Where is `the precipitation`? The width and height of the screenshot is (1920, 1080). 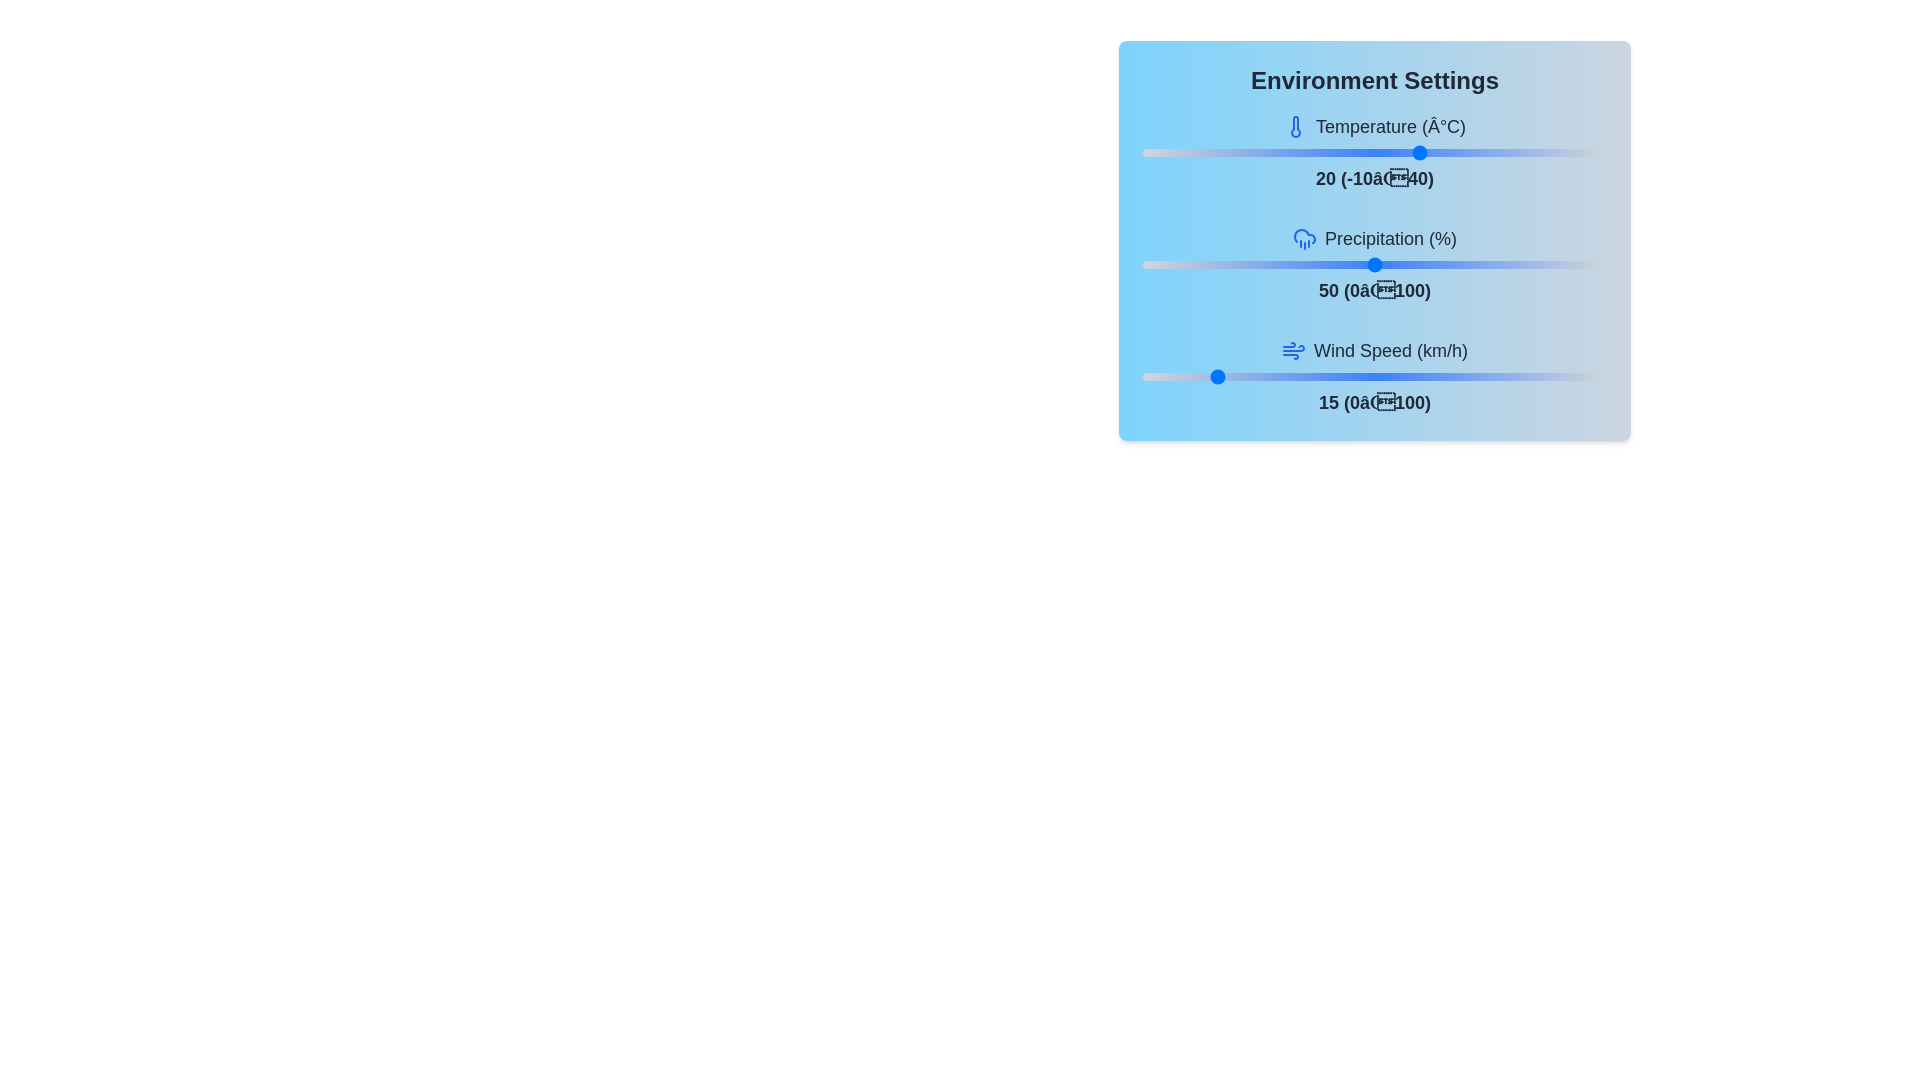 the precipitation is located at coordinates (1253, 264).